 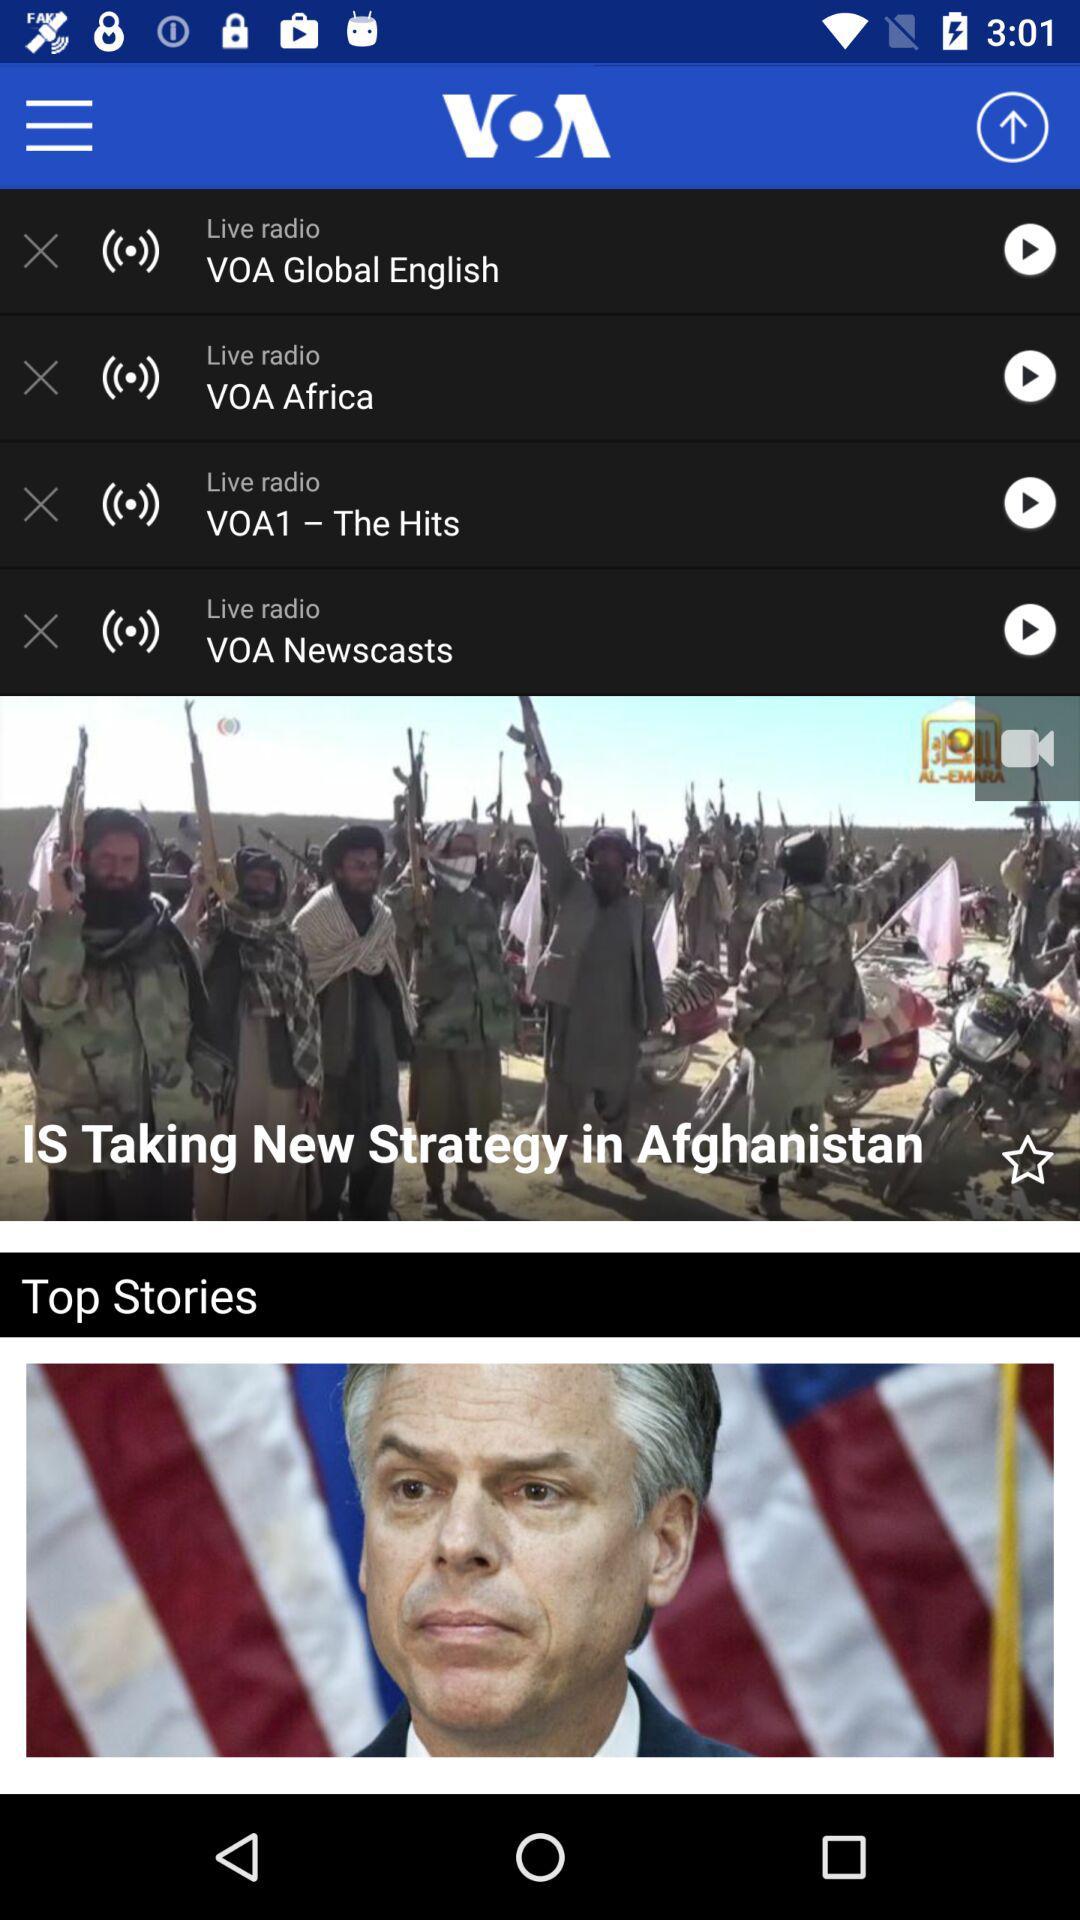 I want to click on mode, so click(x=1039, y=504).